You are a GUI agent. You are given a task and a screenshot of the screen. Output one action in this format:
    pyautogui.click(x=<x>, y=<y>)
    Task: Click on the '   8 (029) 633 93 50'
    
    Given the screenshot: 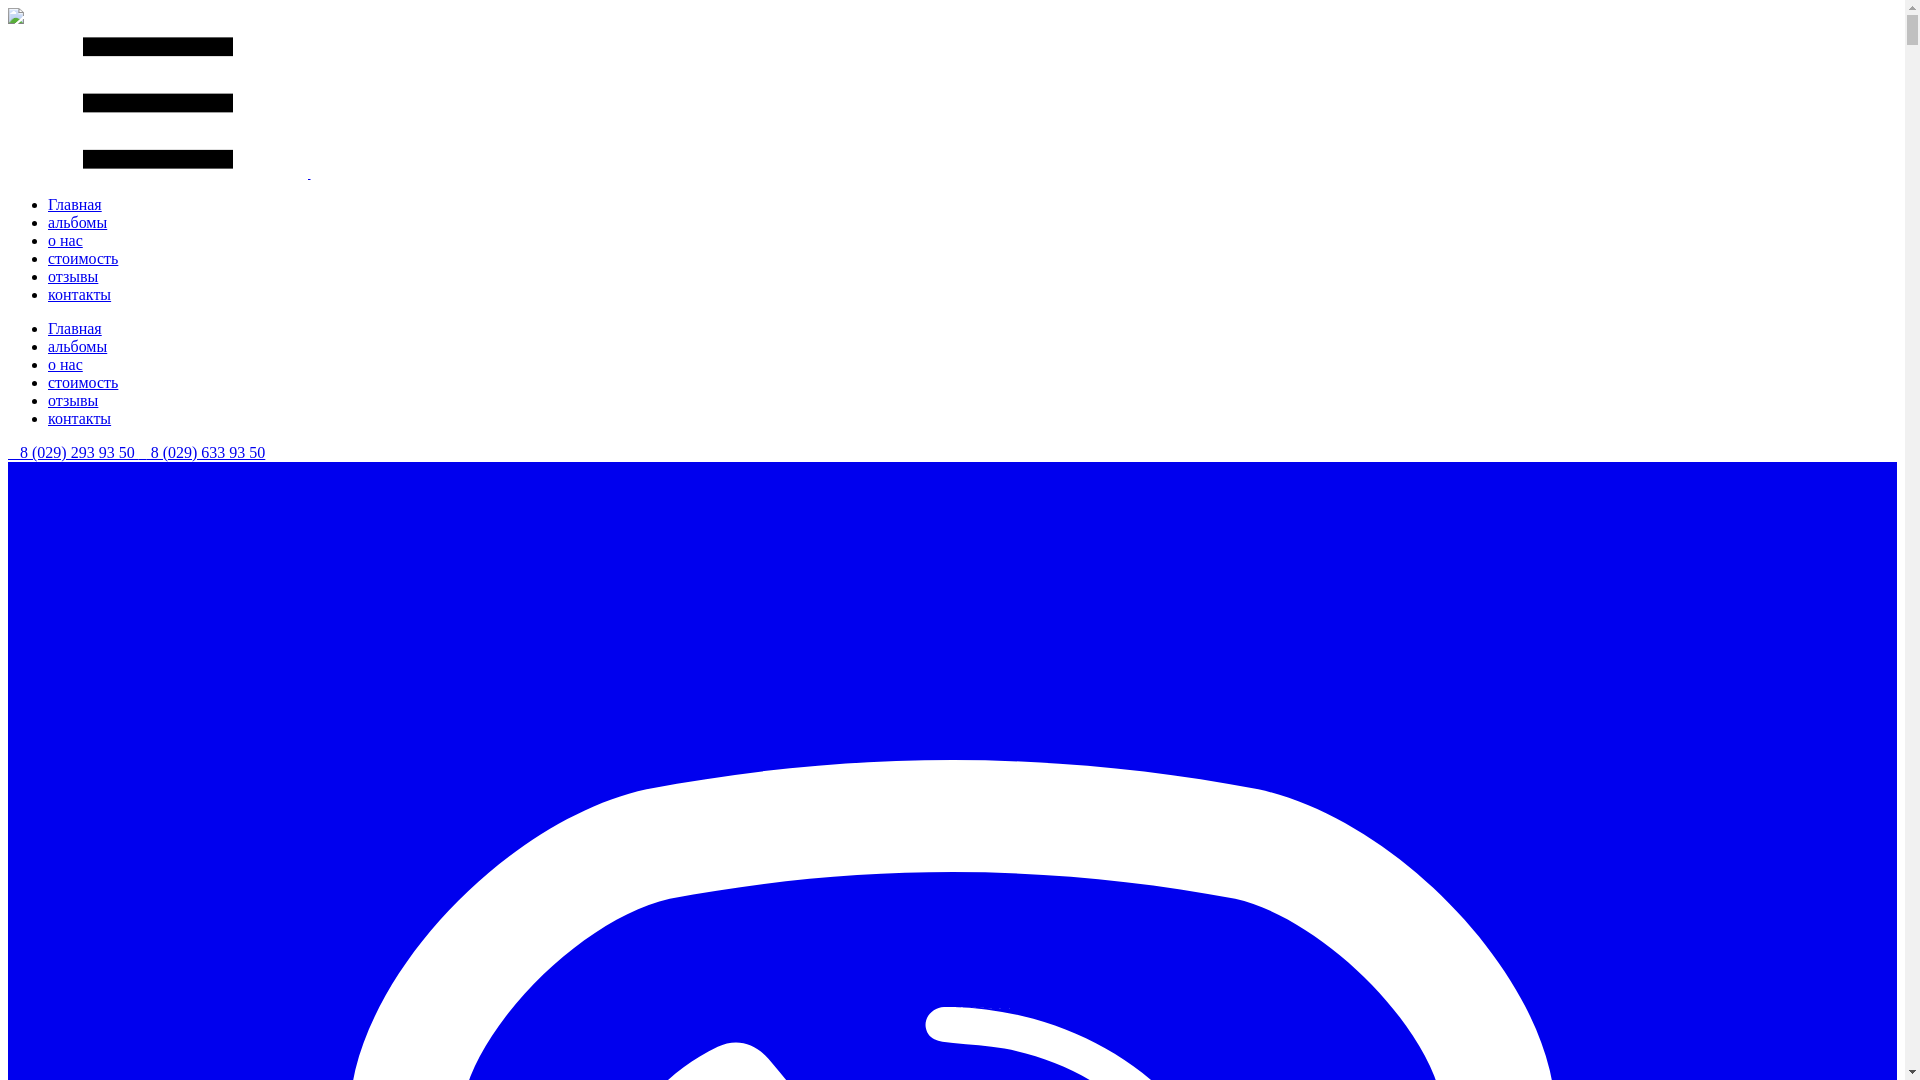 What is the action you would take?
    pyautogui.click(x=138, y=452)
    